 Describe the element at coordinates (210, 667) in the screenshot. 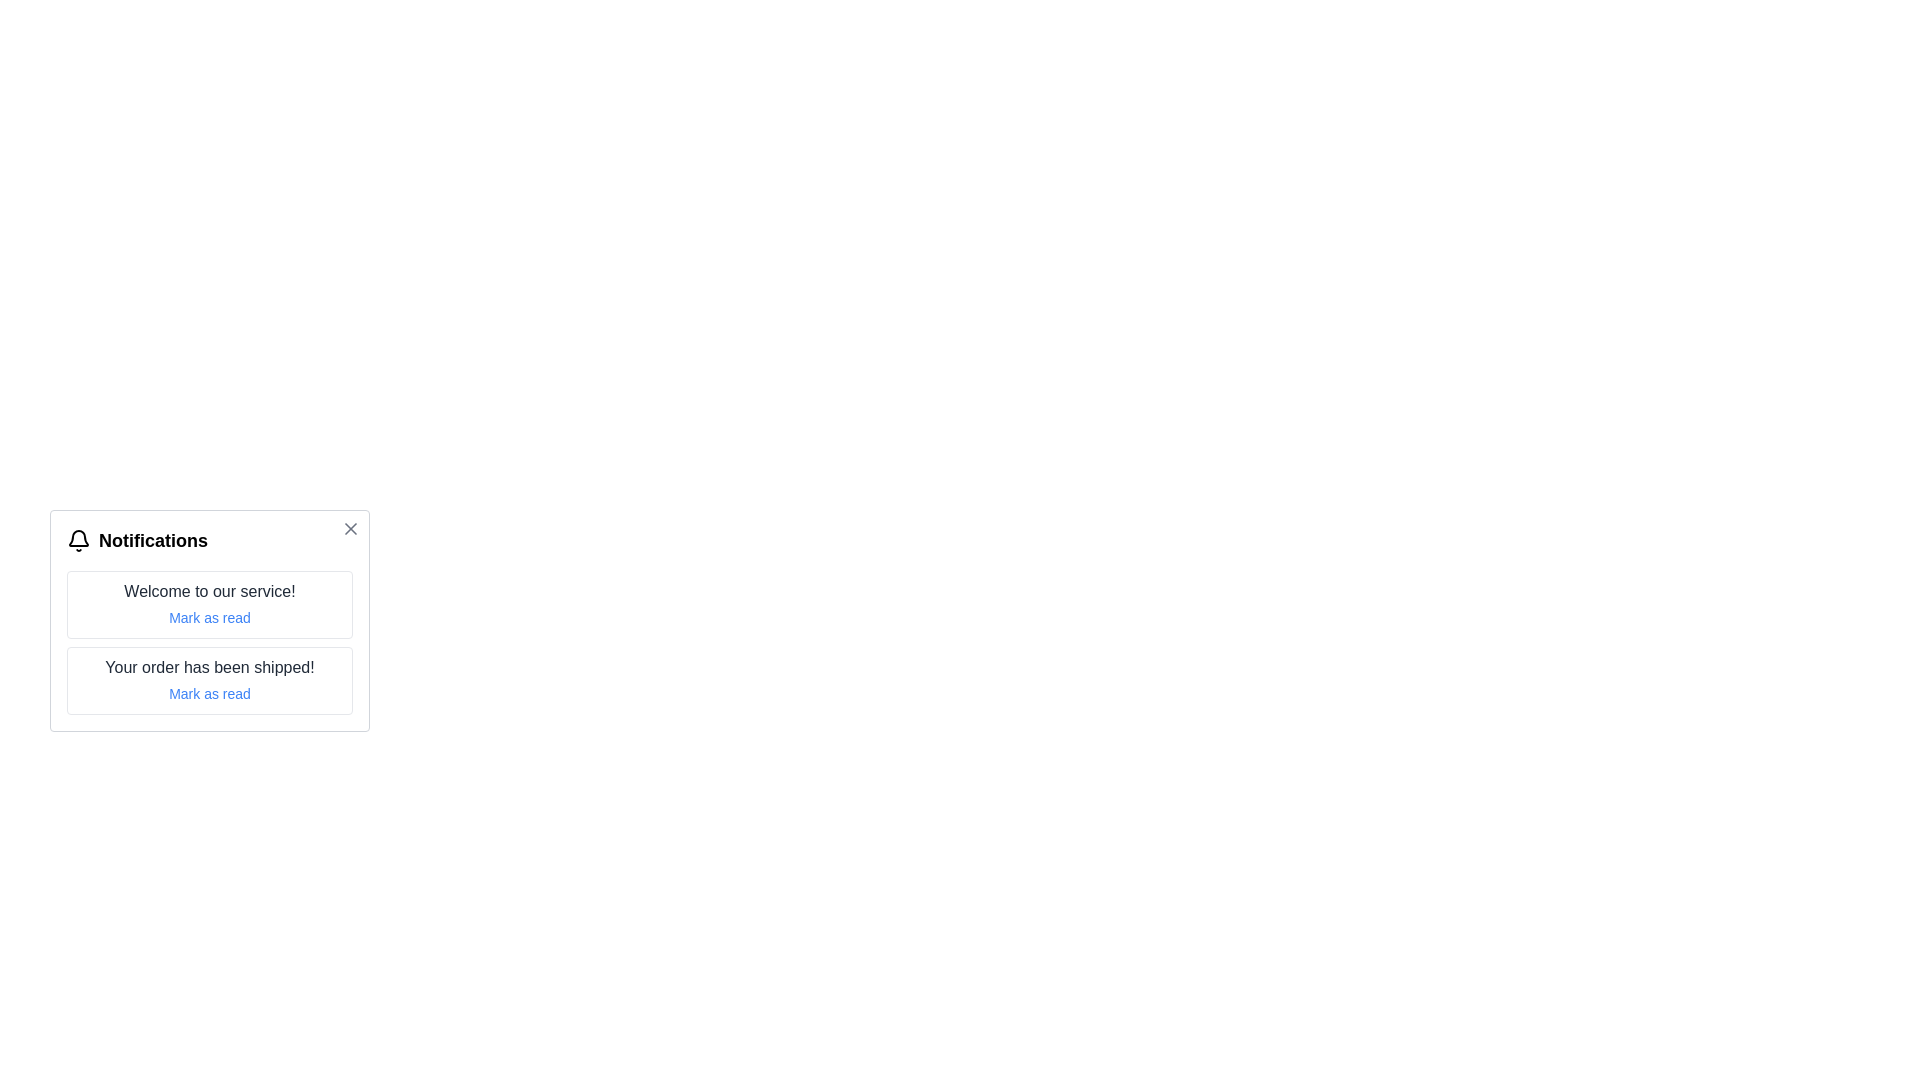

I see `the text label displaying 'Your order has been shipped!' which is styled in medium-sized dark gray text within a notification card` at that location.